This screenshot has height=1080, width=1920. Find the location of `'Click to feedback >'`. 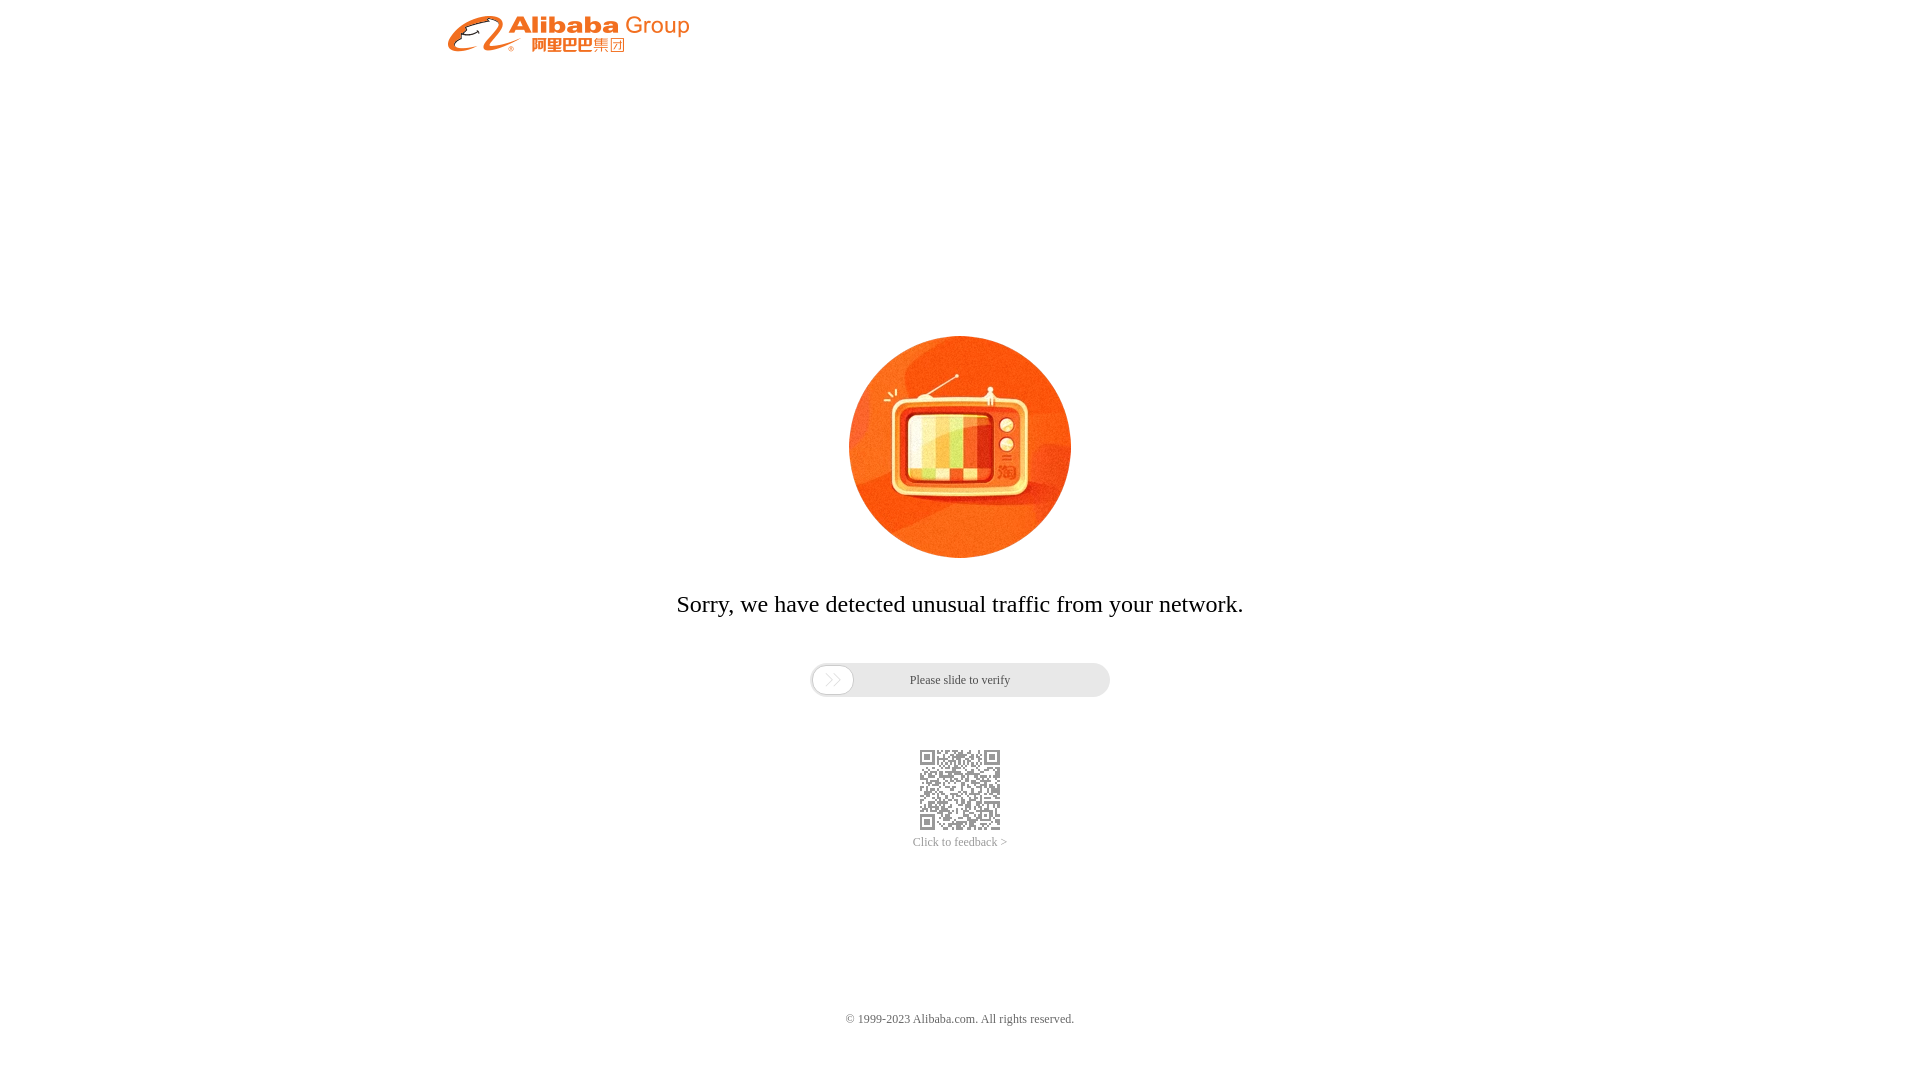

'Click to feedback >' is located at coordinates (960, 842).